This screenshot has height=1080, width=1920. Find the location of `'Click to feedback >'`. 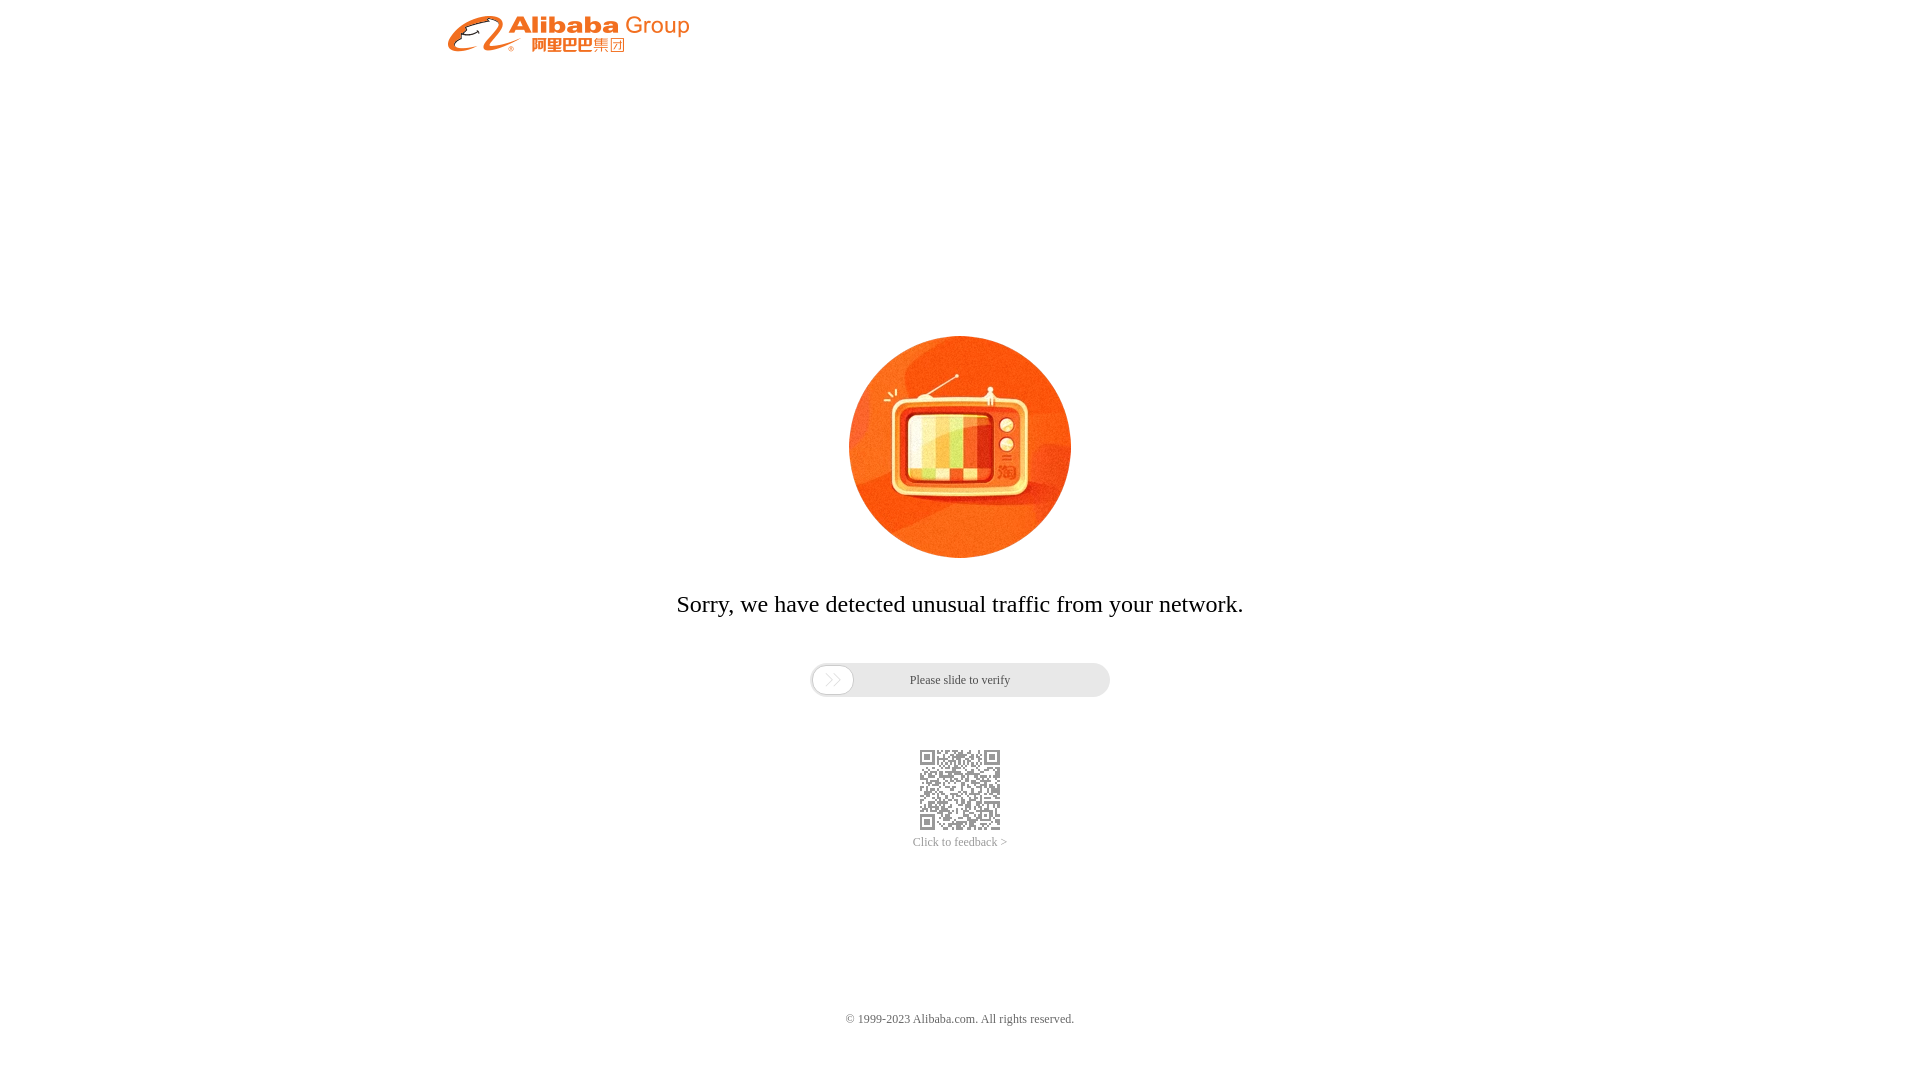

'Click to feedback >' is located at coordinates (960, 842).